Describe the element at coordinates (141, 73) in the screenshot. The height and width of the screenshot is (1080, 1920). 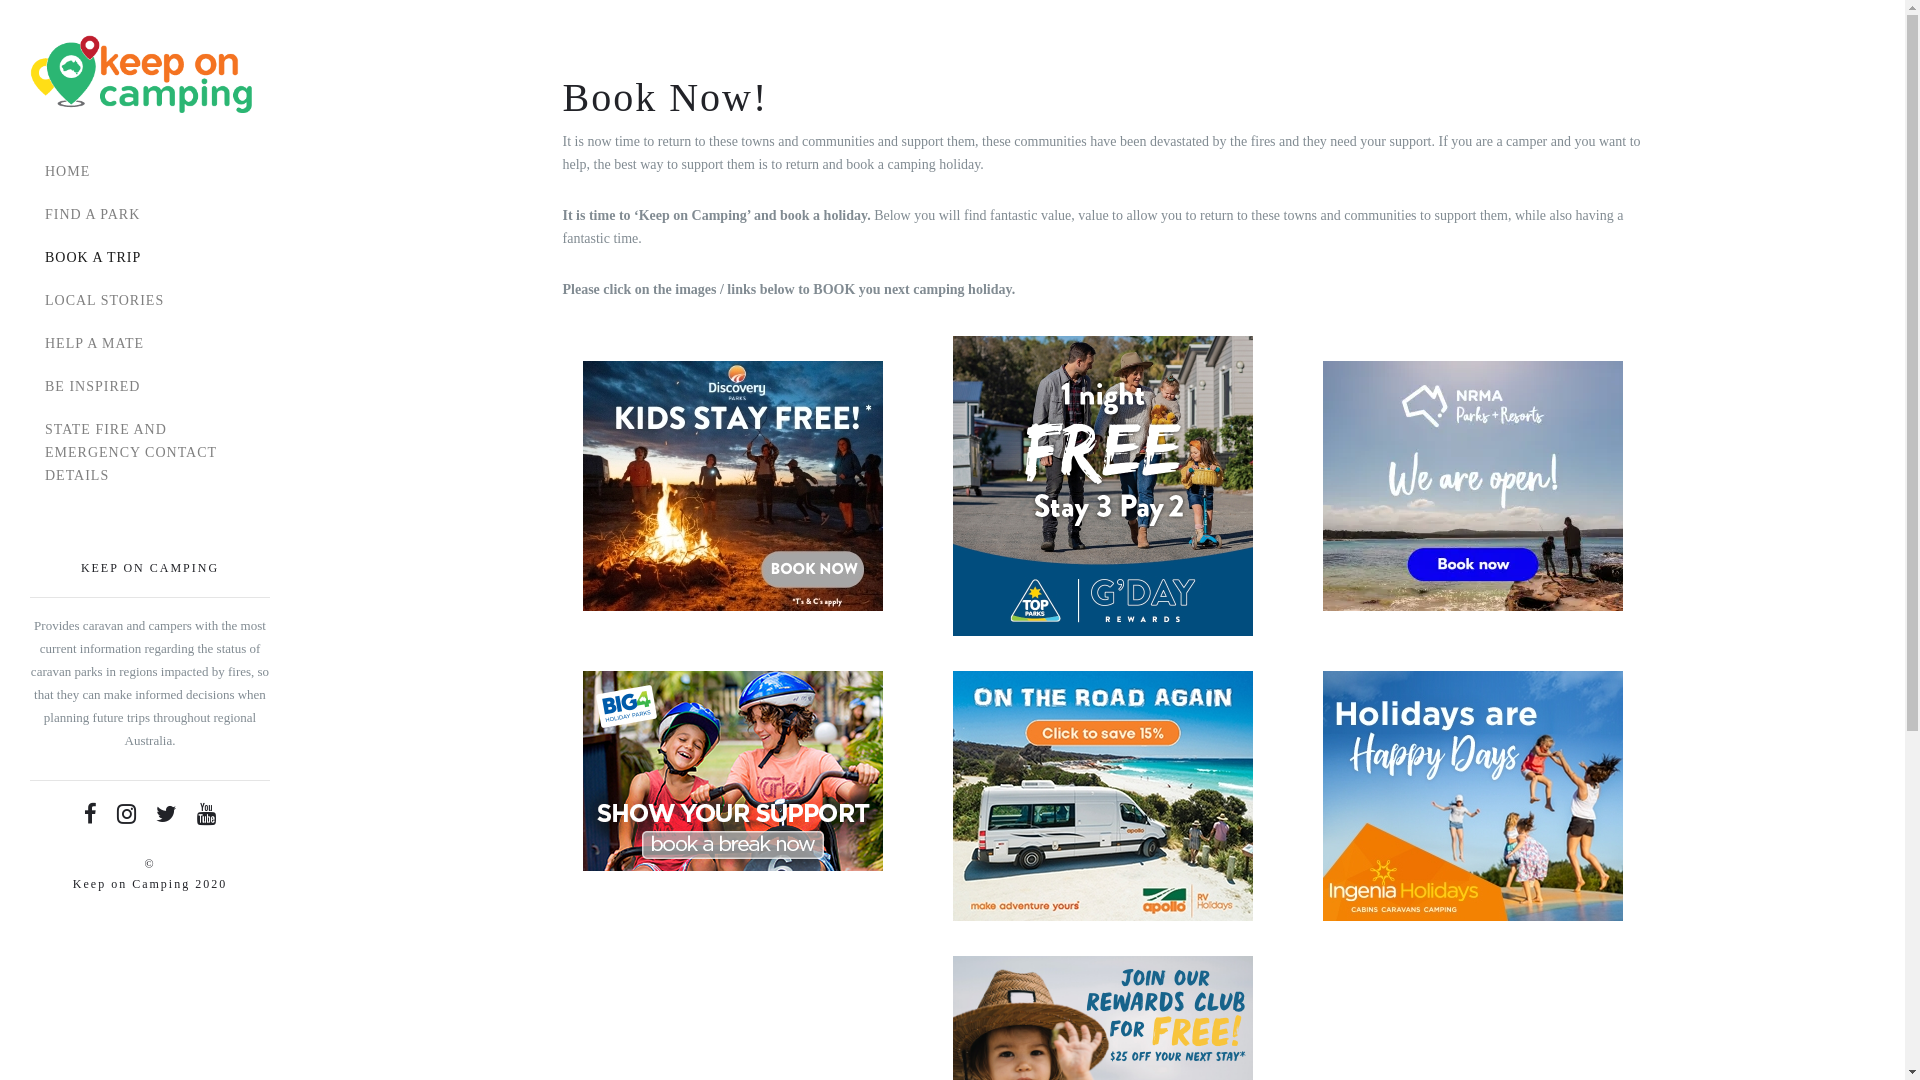
I see `'Keep On Camping'` at that location.